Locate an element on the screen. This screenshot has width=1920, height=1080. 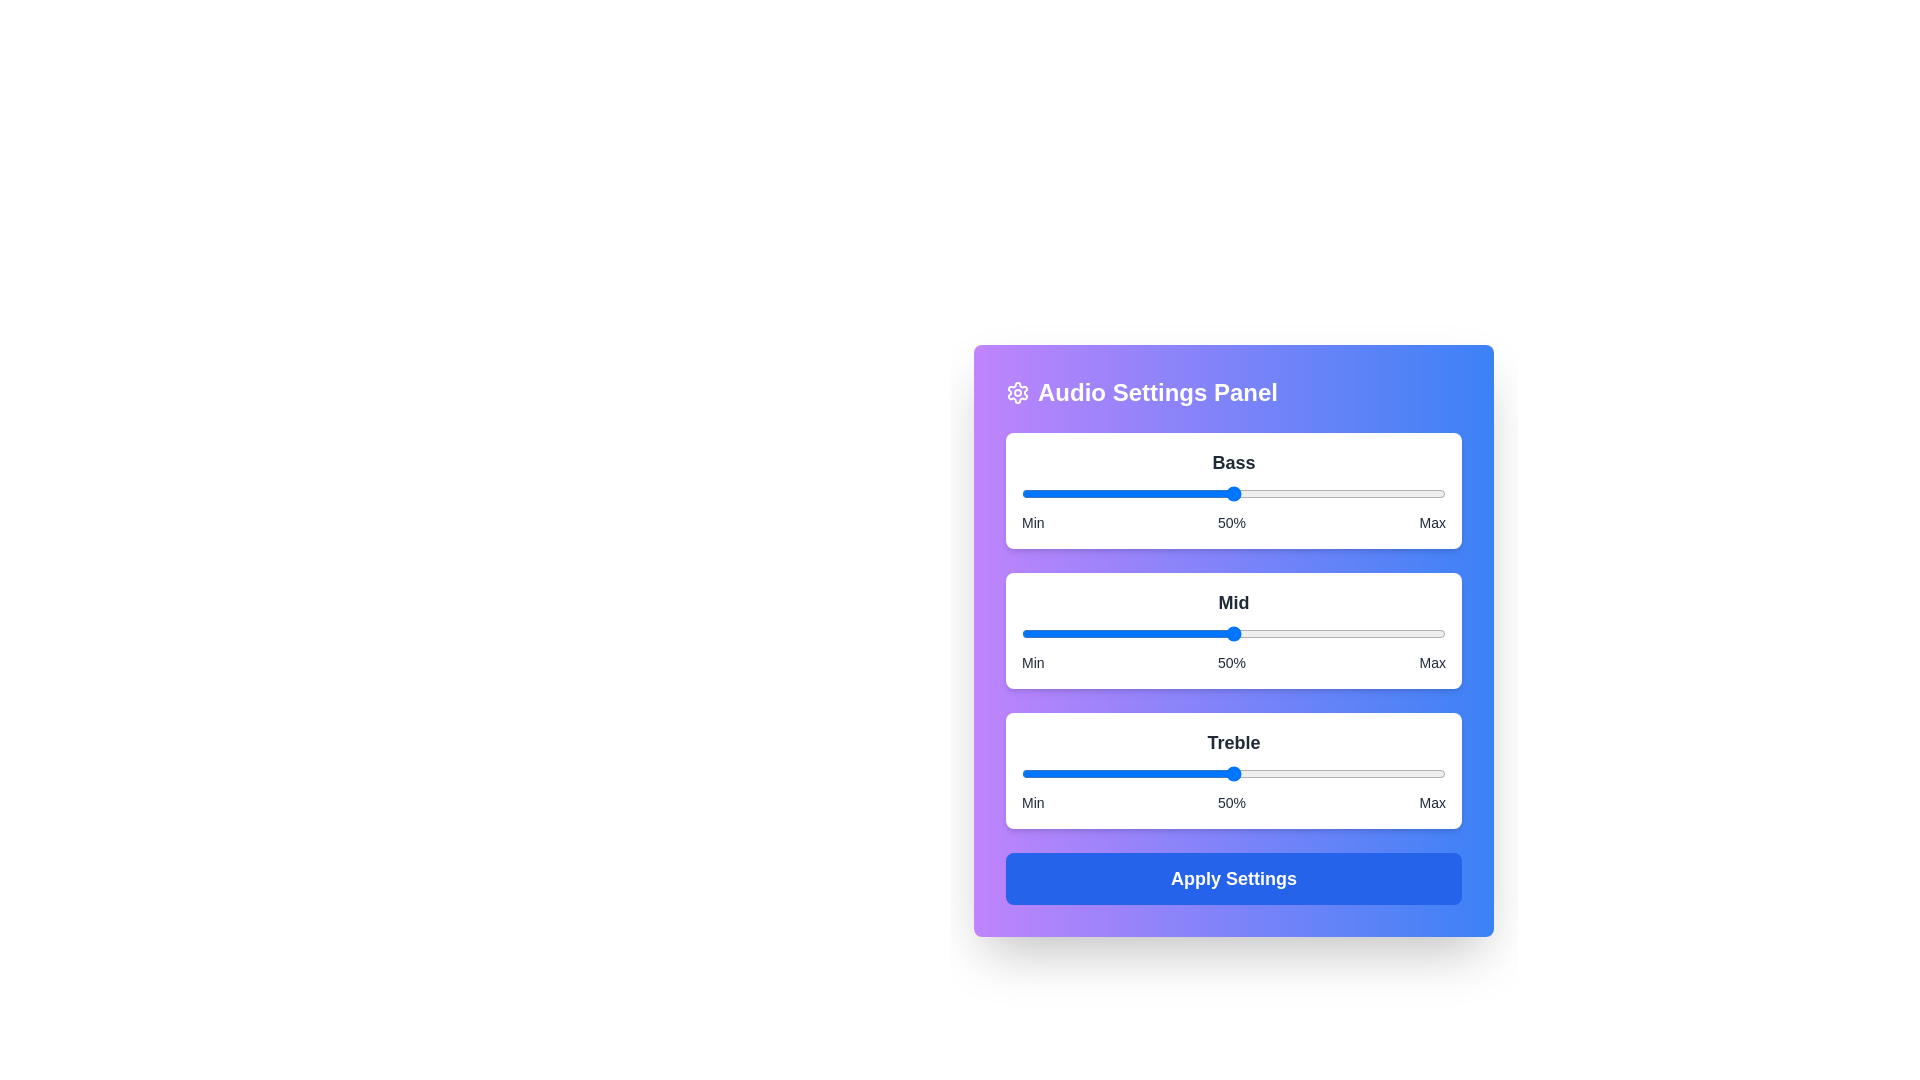
the treble level is located at coordinates (1284, 773).